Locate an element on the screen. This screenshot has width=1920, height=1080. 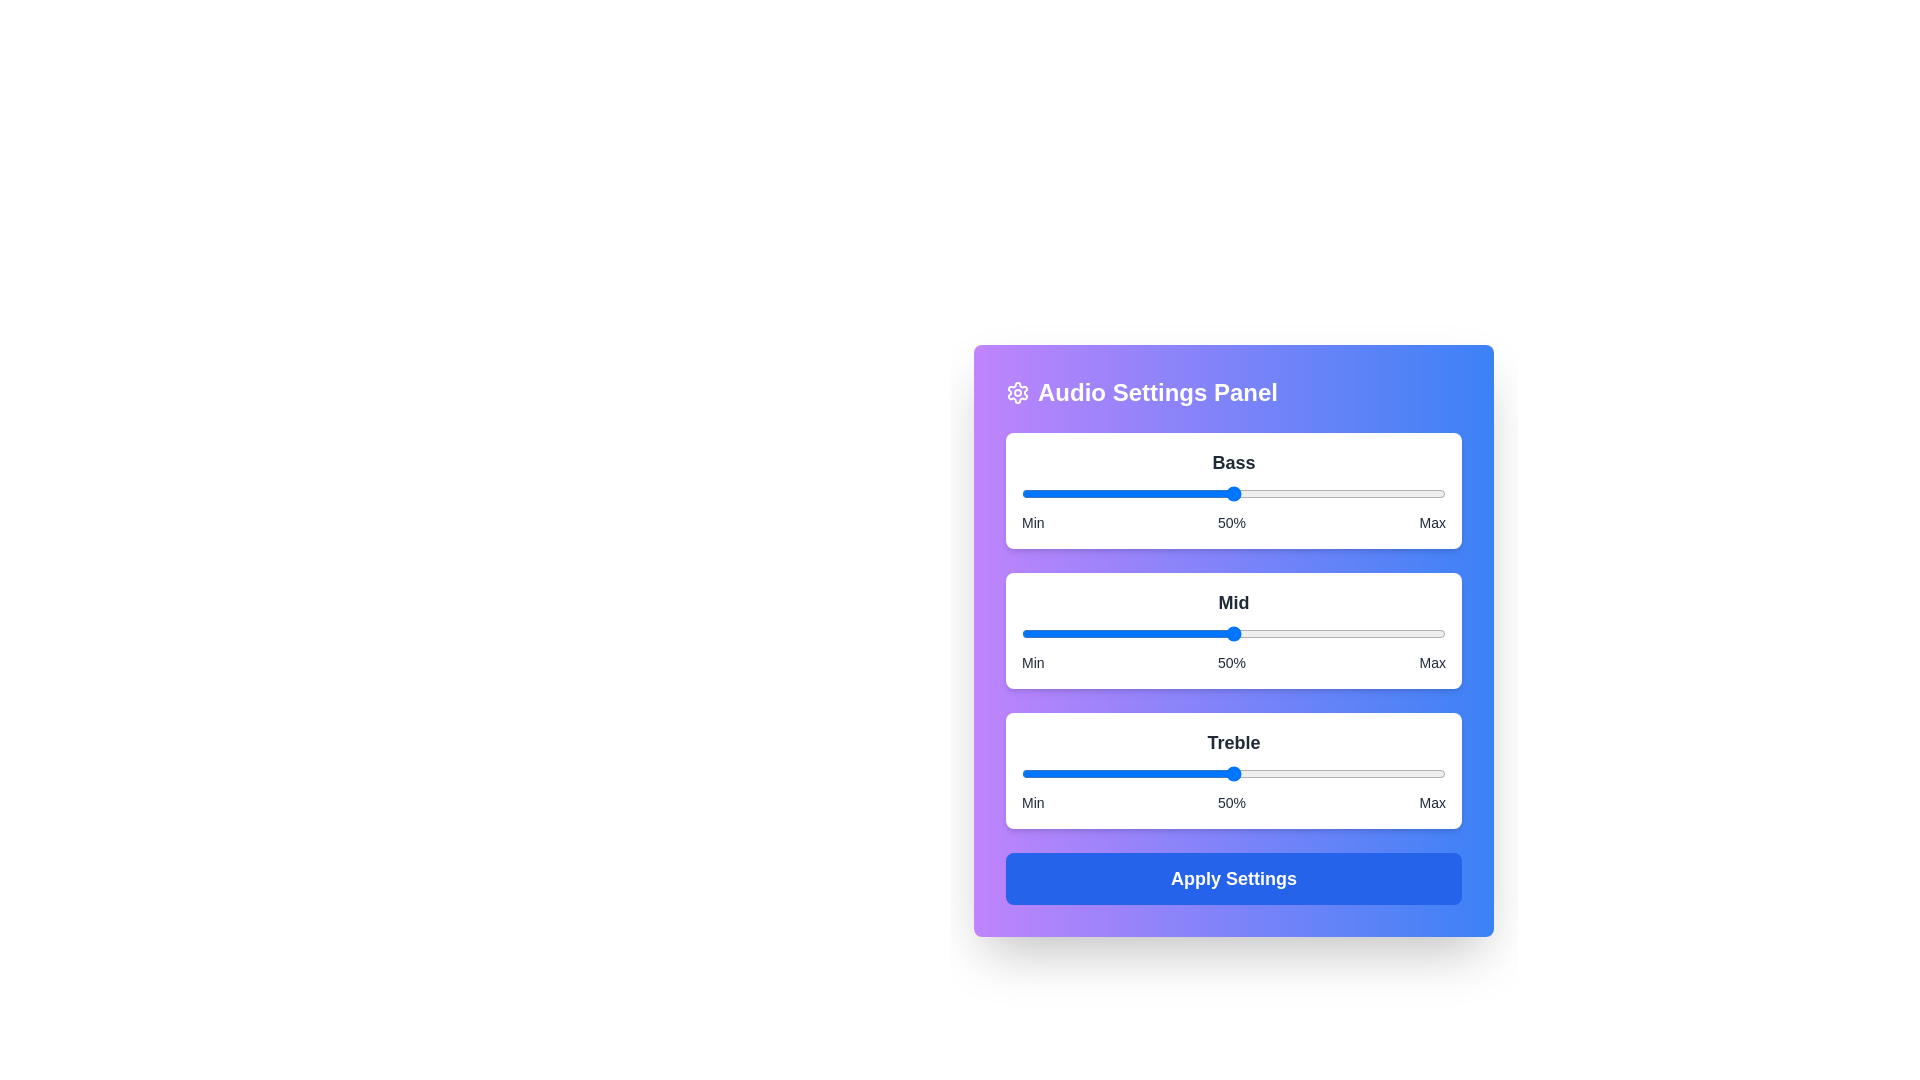
the treble level is located at coordinates (1284, 773).